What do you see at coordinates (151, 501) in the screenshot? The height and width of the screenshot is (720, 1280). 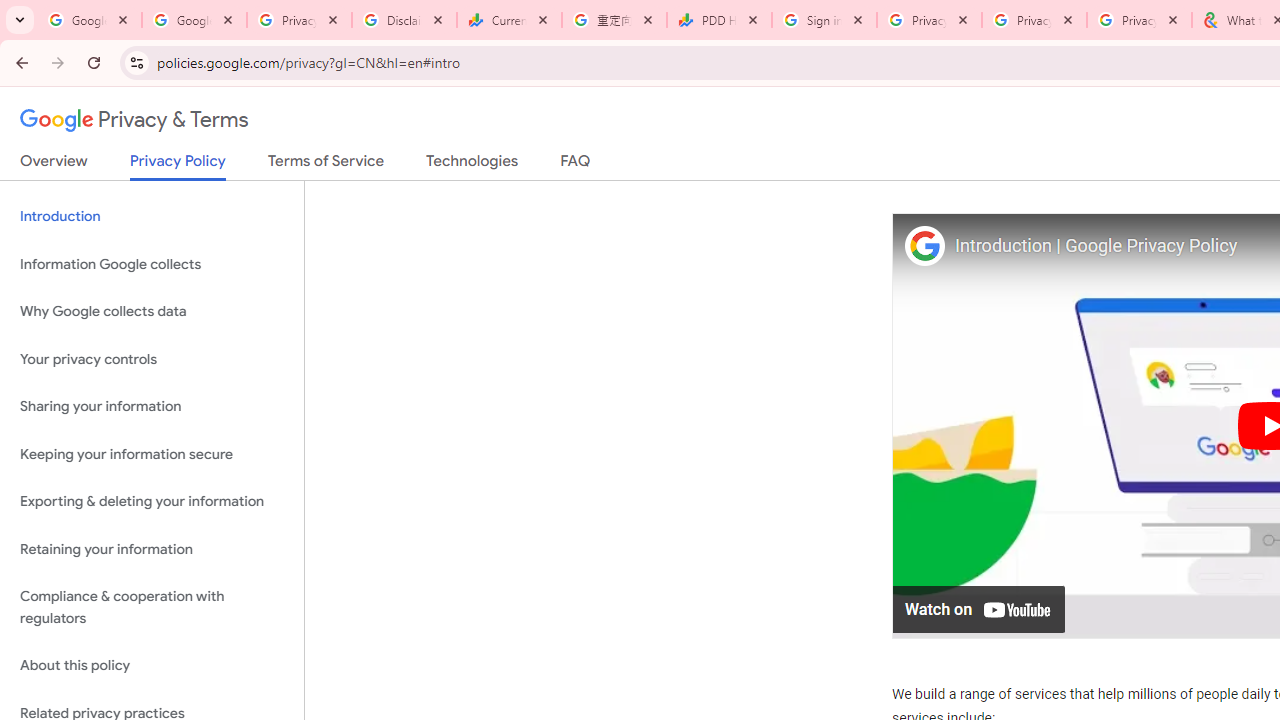 I see `'Exporting & deleting your information'` at bounding box center [151, 501].